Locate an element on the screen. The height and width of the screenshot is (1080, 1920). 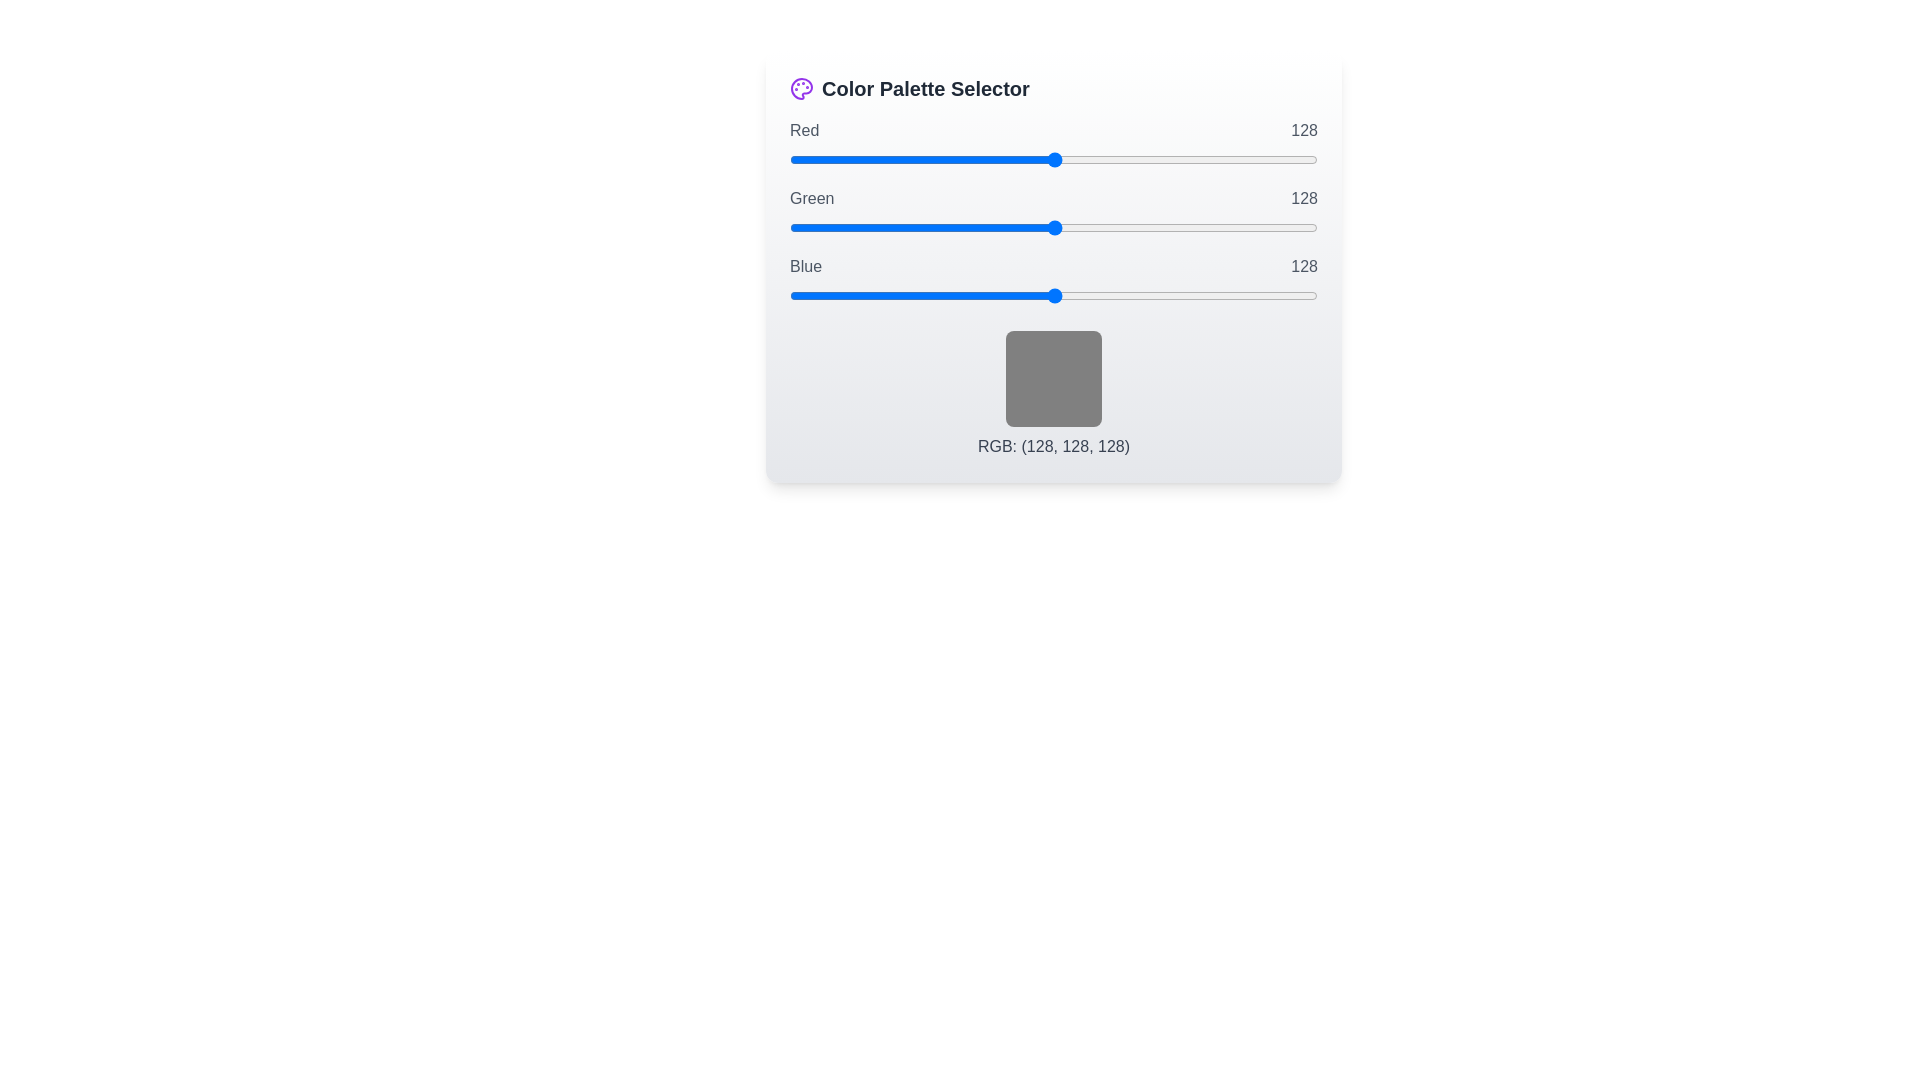
the blue slider to set its value to 76 is located at coordinates (946, 296).